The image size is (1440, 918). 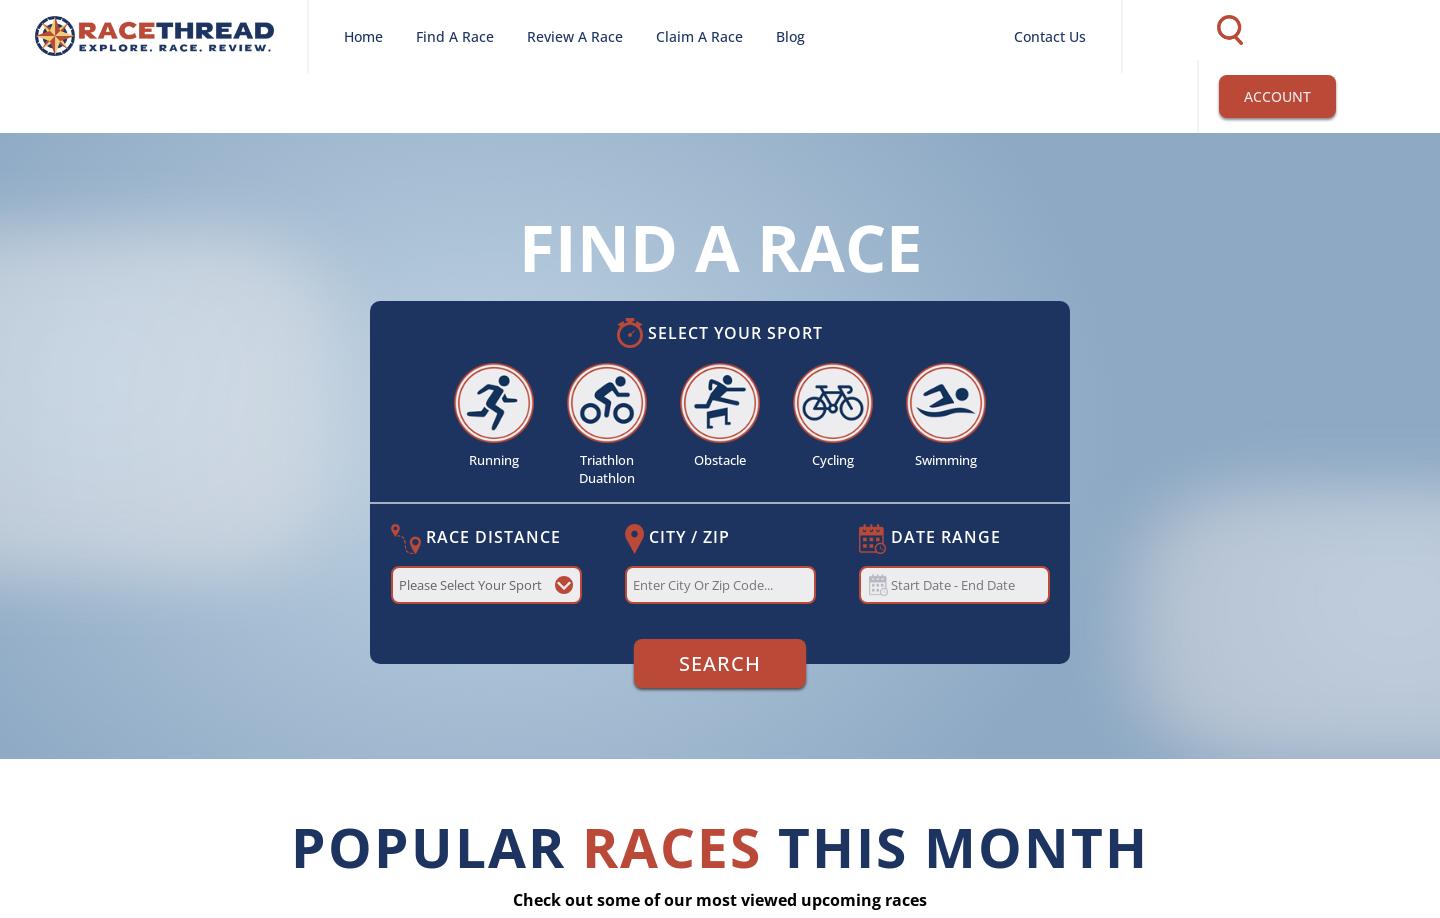 I want to click on 'Triathlon Duathlon', so click(x=605, y=469).